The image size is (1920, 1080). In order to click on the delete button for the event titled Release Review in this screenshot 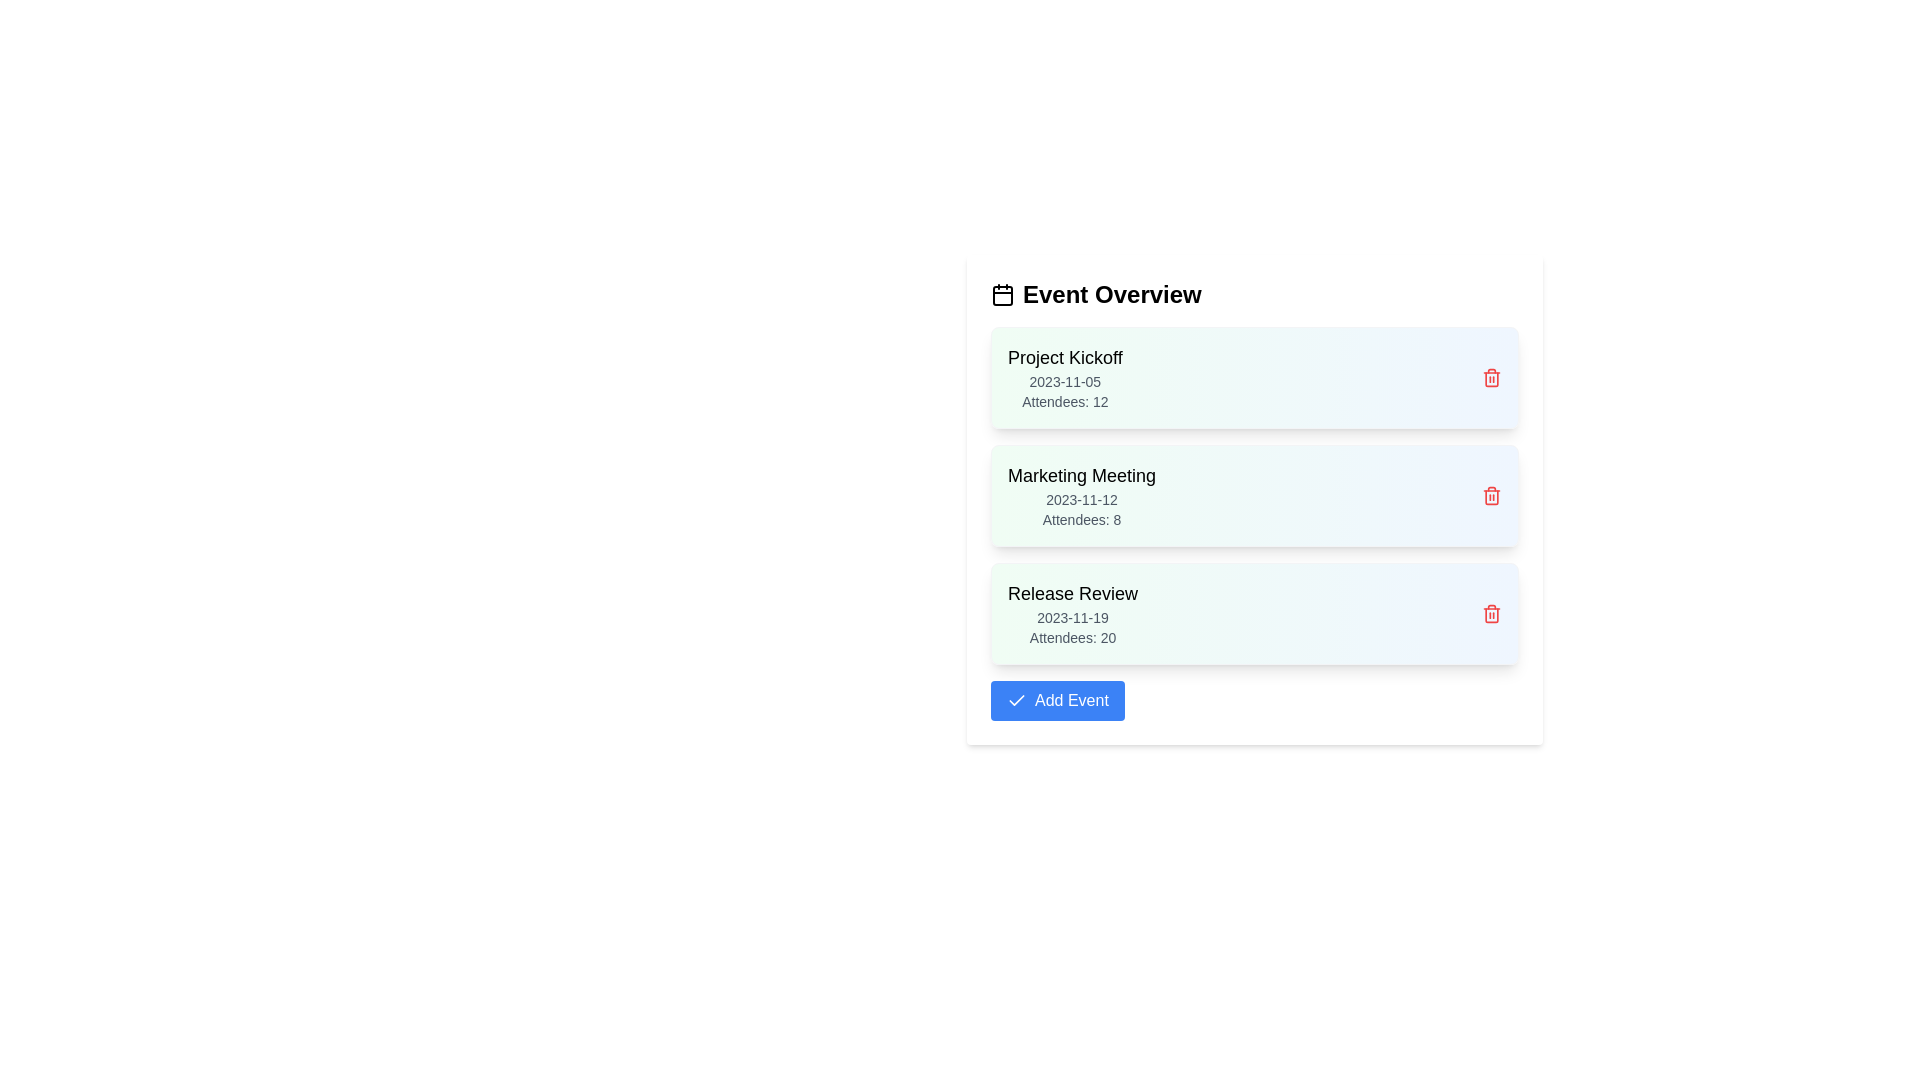, I will do `click(1492, 612)`.